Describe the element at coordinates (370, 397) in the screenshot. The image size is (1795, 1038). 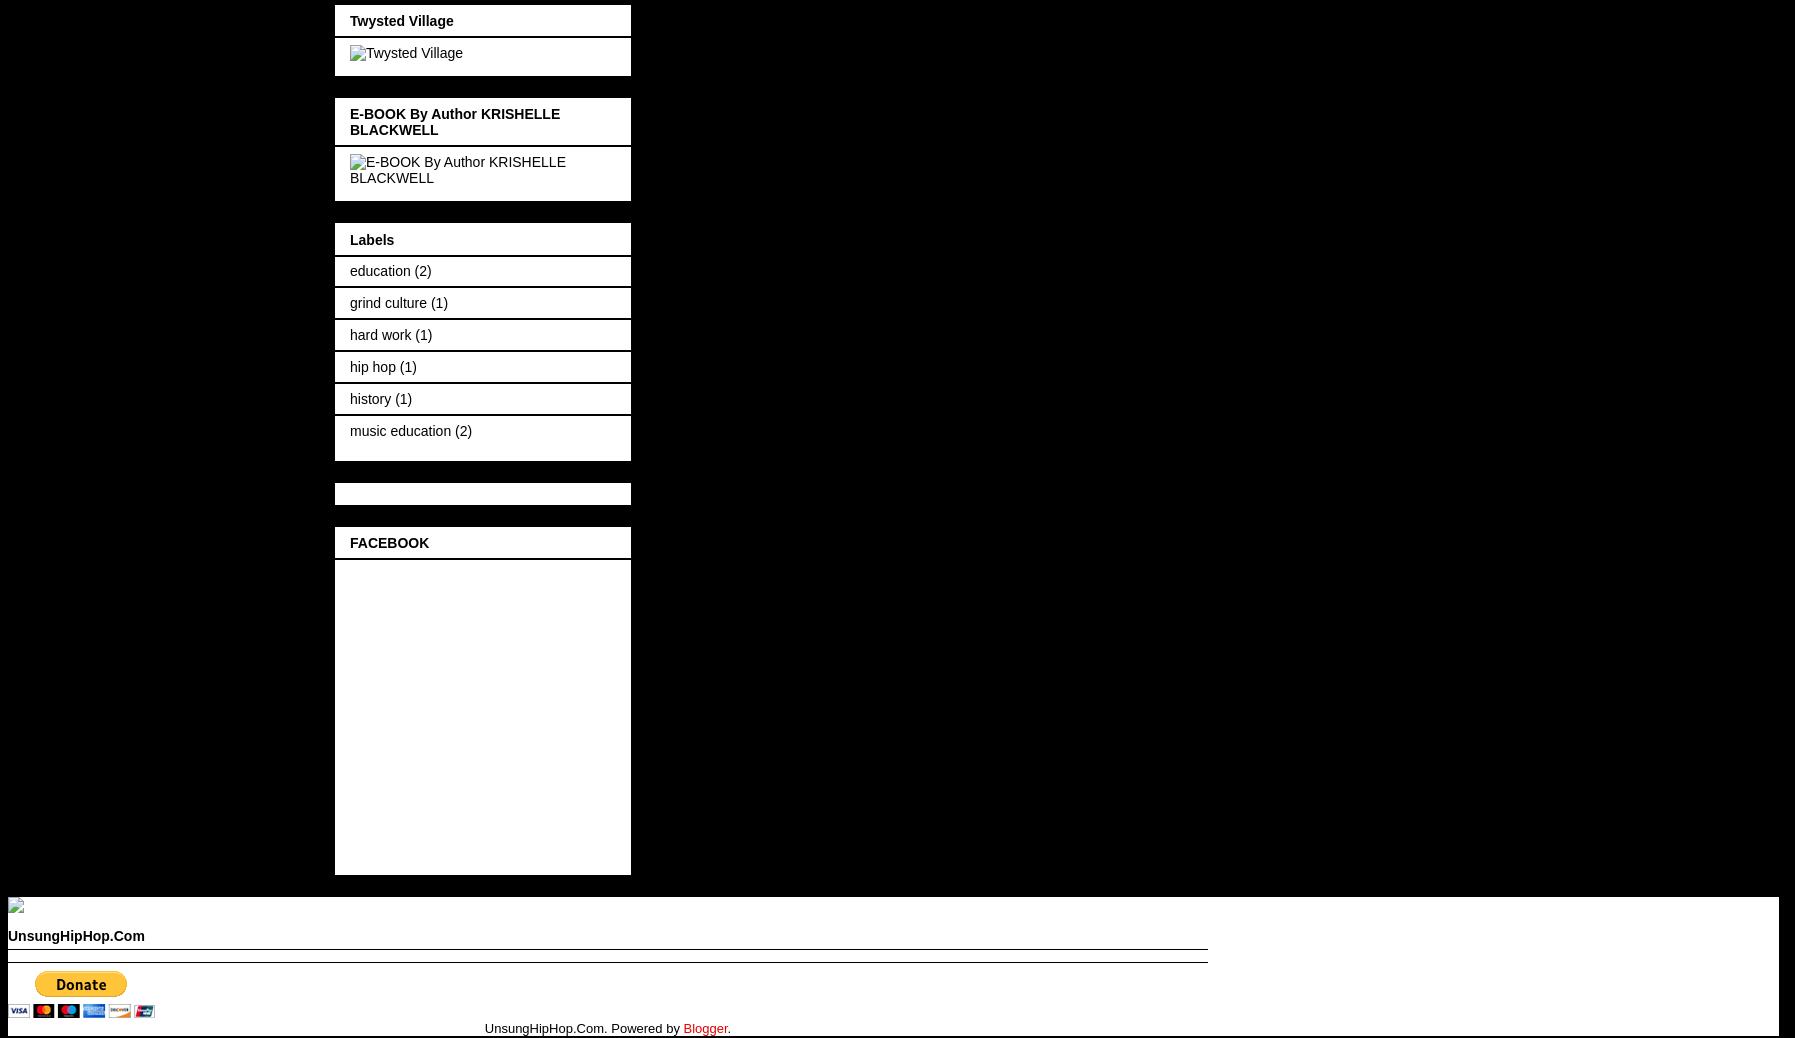
I see `'history'` at that location.